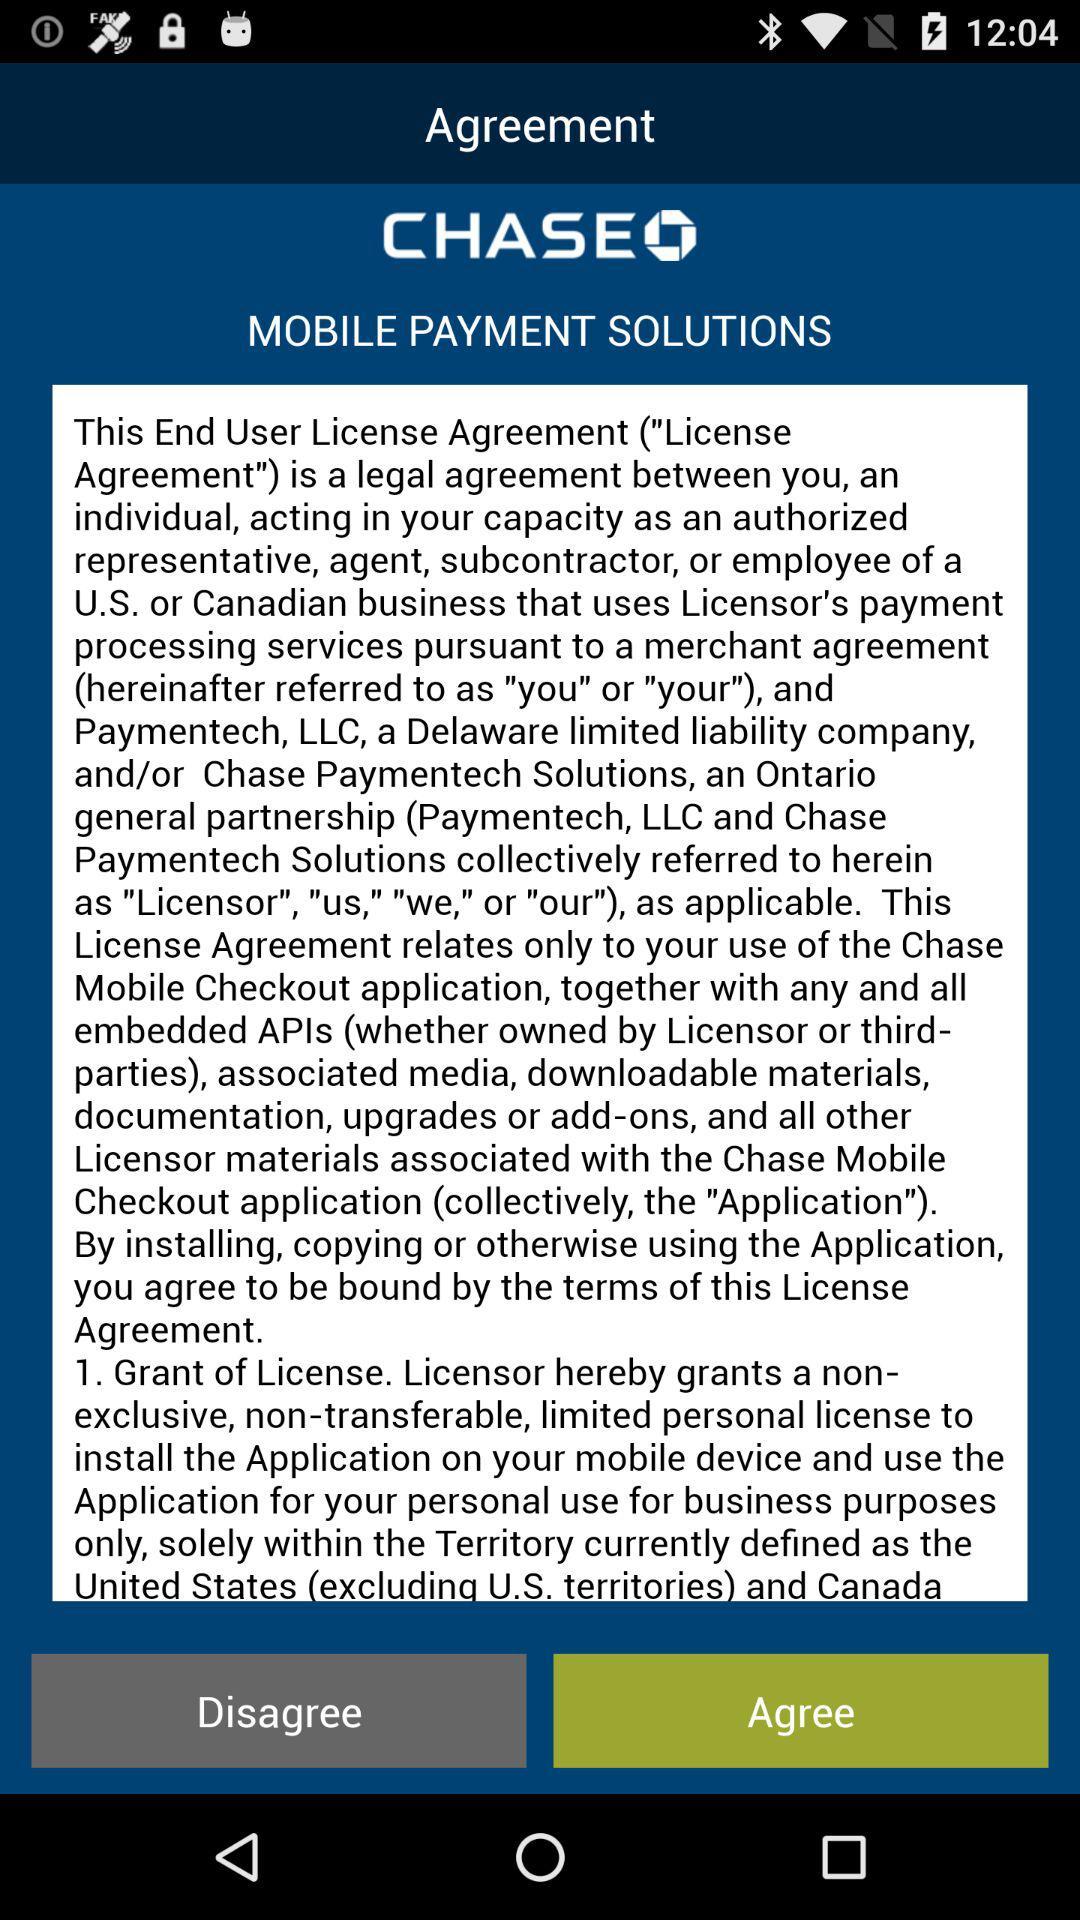 The height and width of the screenshot is (1920, 1080). What do you see at coordinates (800, 1709) in the screenshot?
I see `the icon next to the disagree` at bounding box center [800, 1709].